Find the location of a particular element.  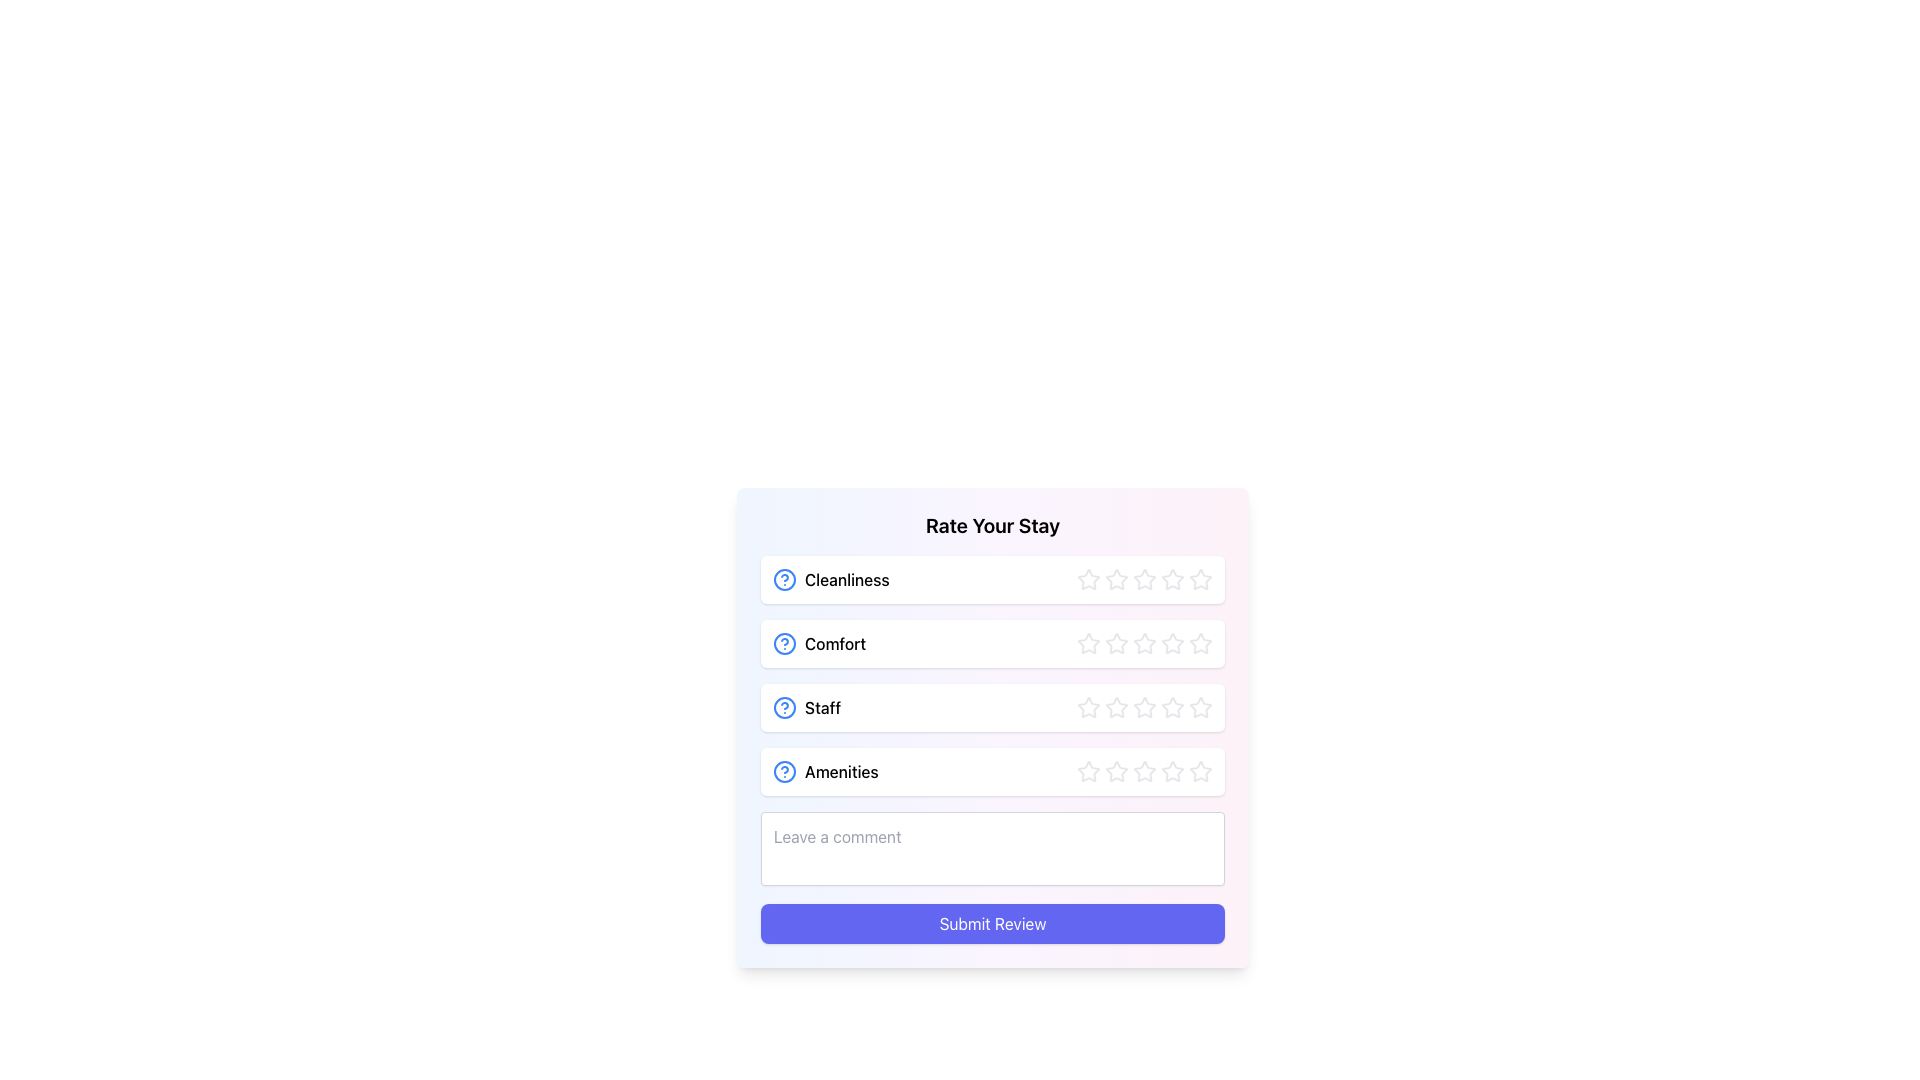

the third star in the rating system is located at coordinates (1145, 644).